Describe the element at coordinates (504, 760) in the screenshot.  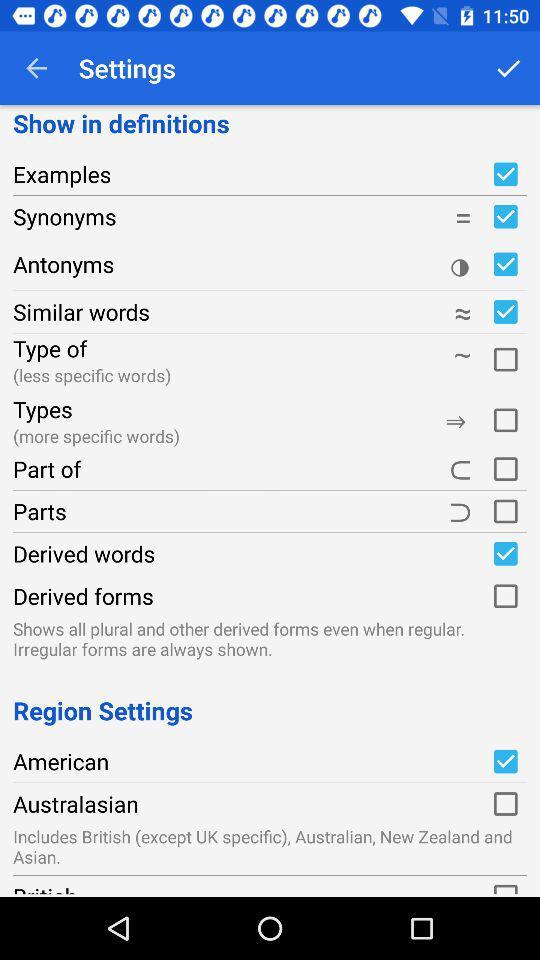
I see `change the region setting` at that location.